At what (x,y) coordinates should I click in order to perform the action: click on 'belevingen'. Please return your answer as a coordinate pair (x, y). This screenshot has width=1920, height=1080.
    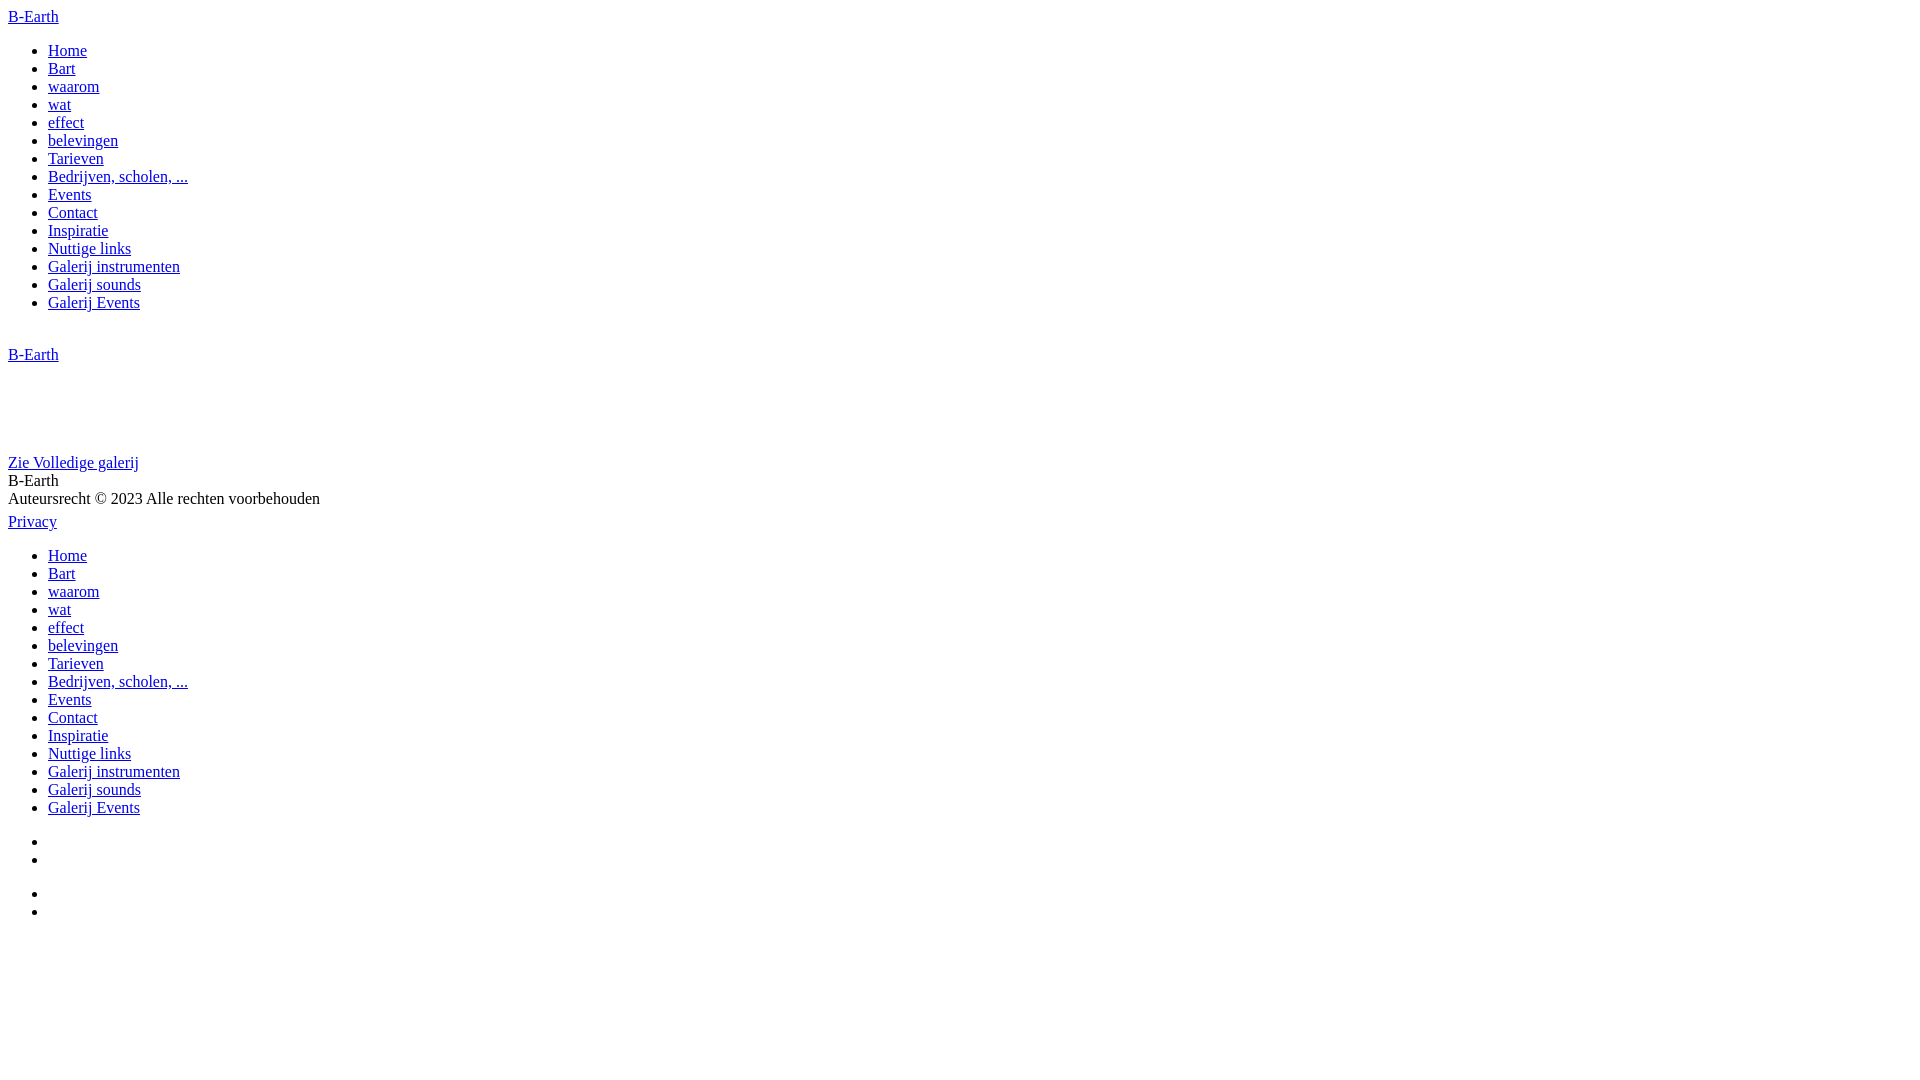
    Looking at the image, I should click on (81, 139).